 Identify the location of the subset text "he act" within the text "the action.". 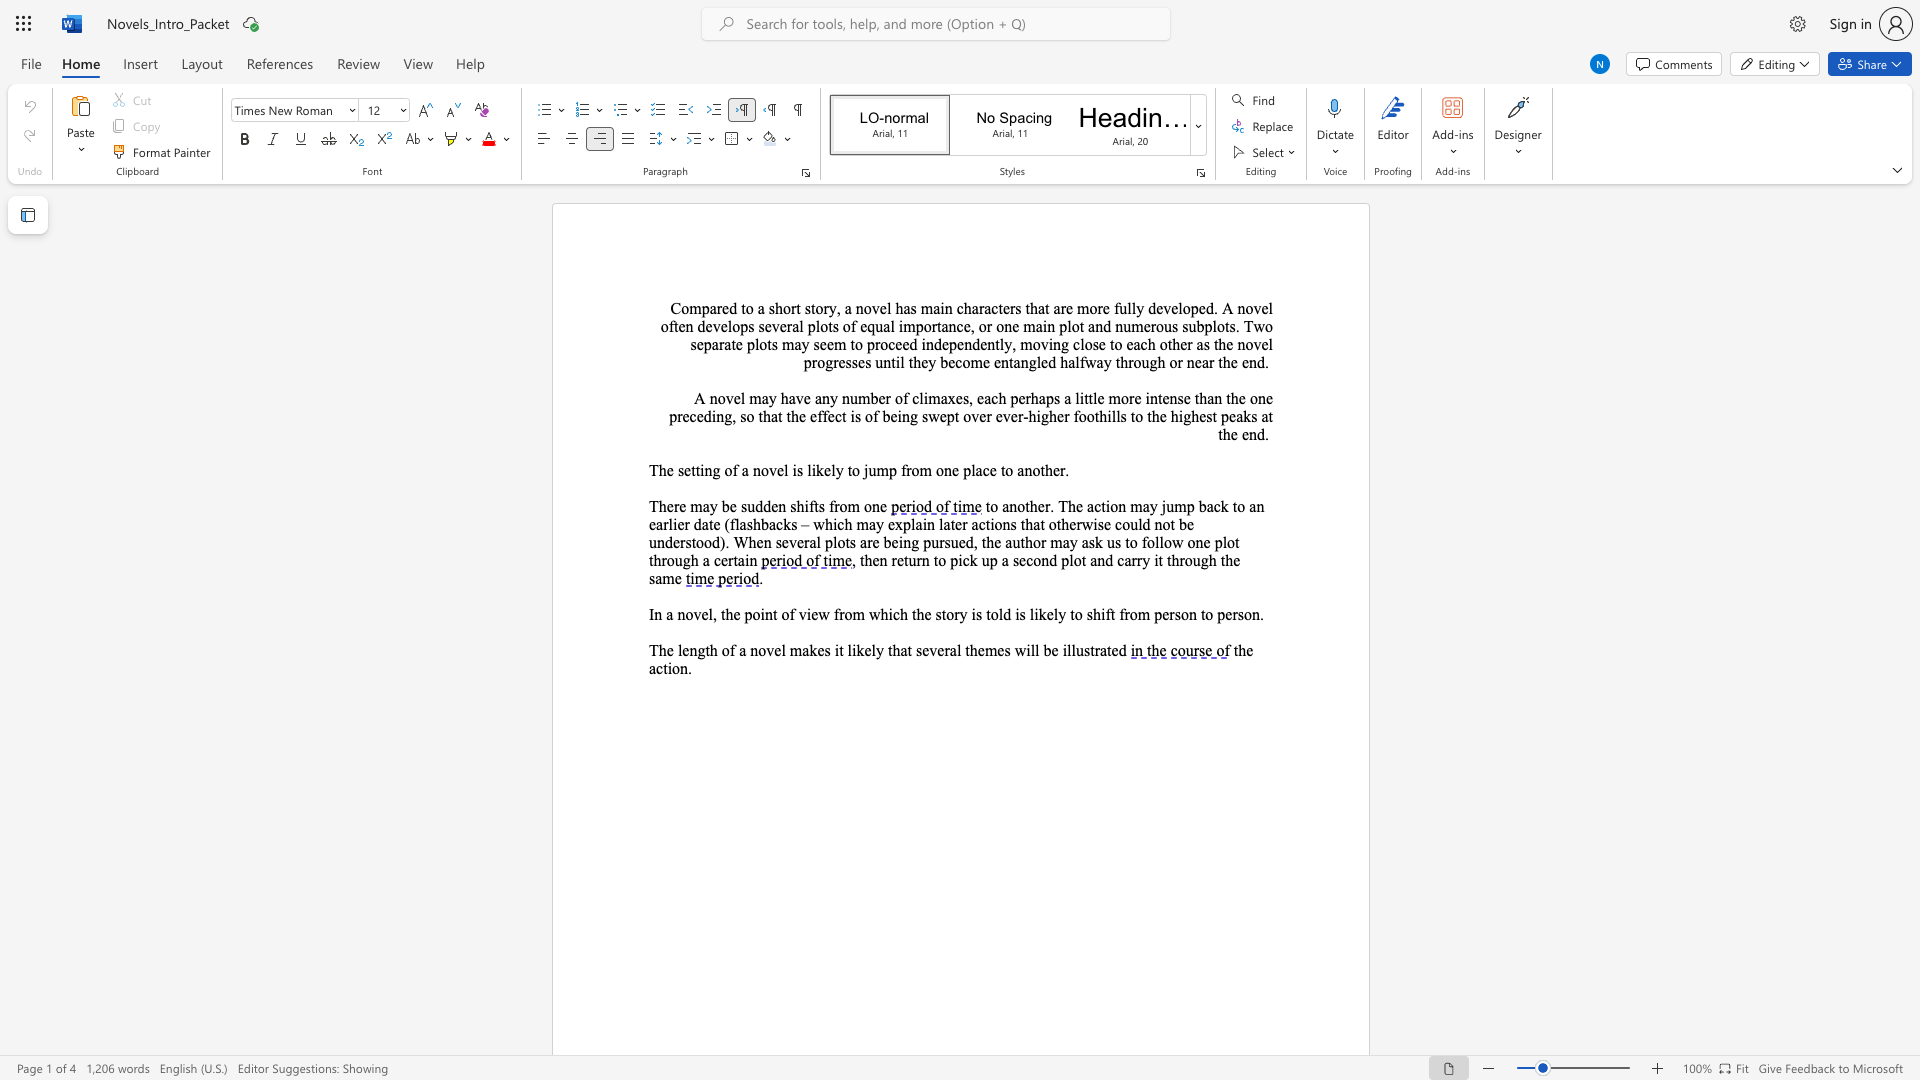
(1237, 650).